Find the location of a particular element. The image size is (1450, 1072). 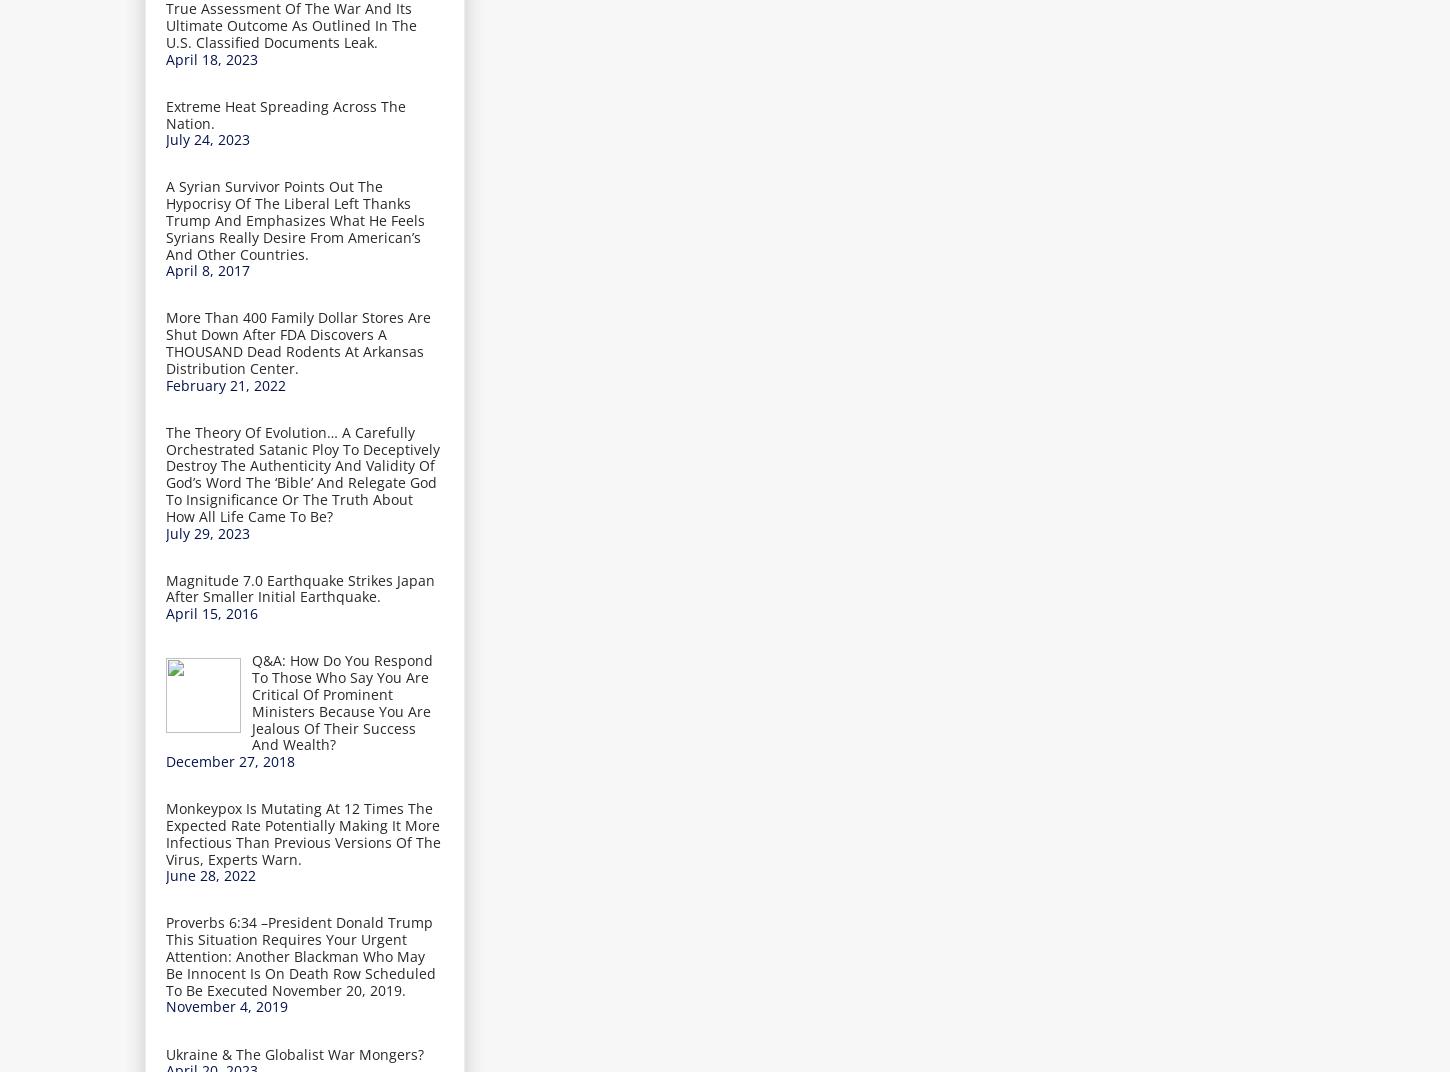

'Q&A: How Do You Respond To Those Who Say You Are Critical Of Prominent Ministers Because You Are Jealous Of Their Success And Wealth?' is located at coordinates (250, 701).